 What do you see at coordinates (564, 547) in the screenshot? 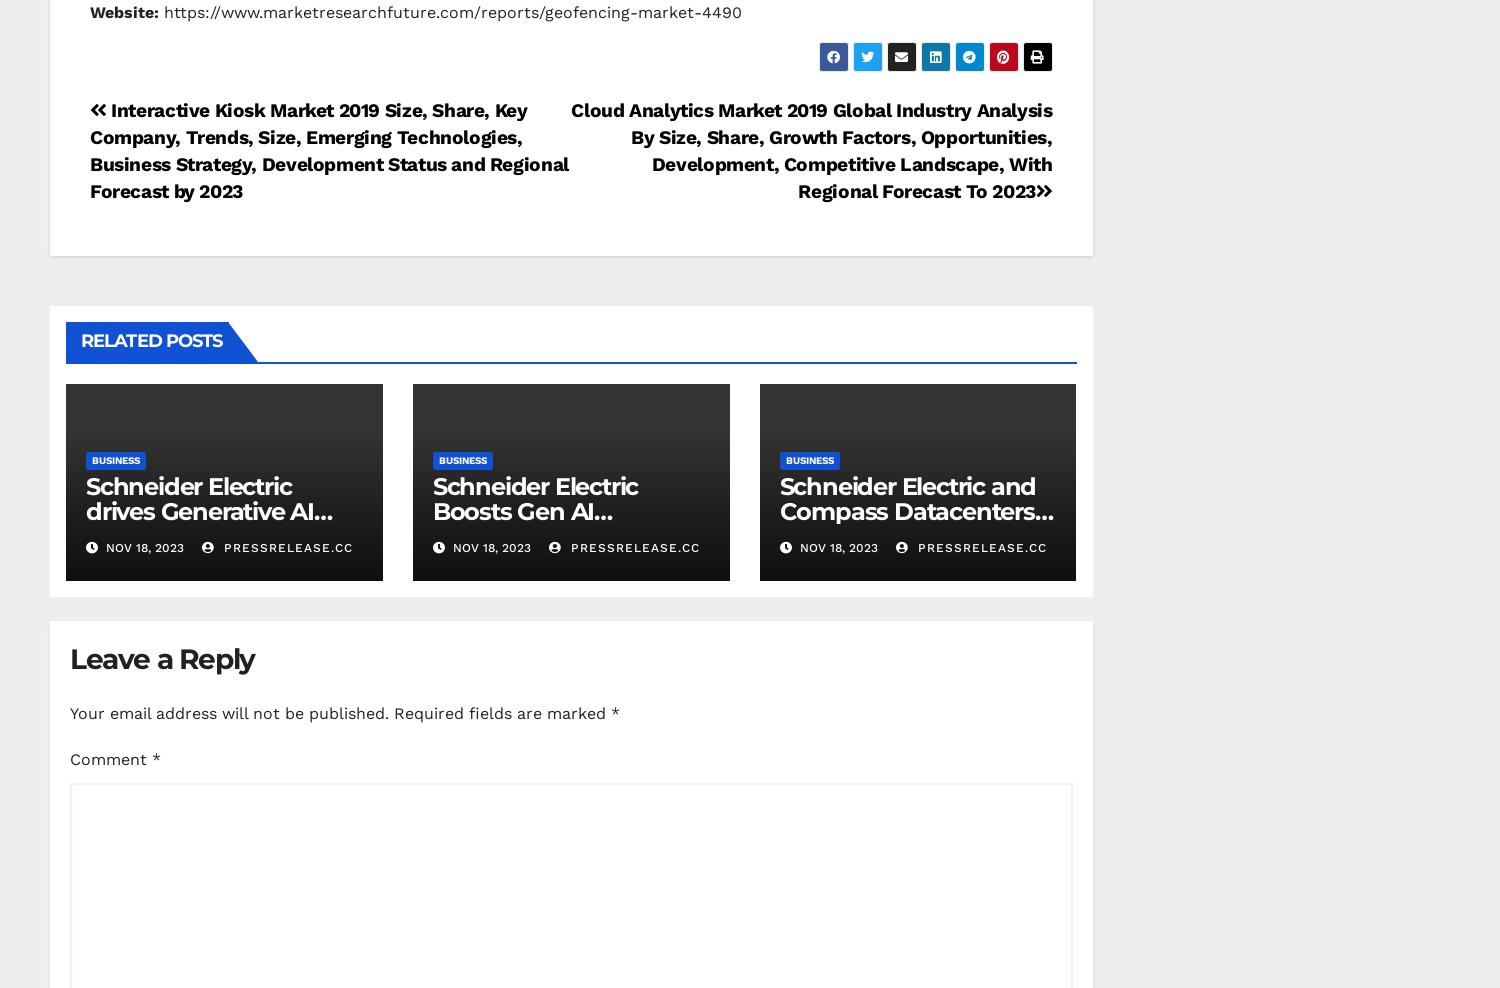
I see `'Schneider Electric Boosts Gen AI Productivity and Sustainability Solutions with Microsoft Azure OpenAI Integration'` at bounding box center [564, 547].